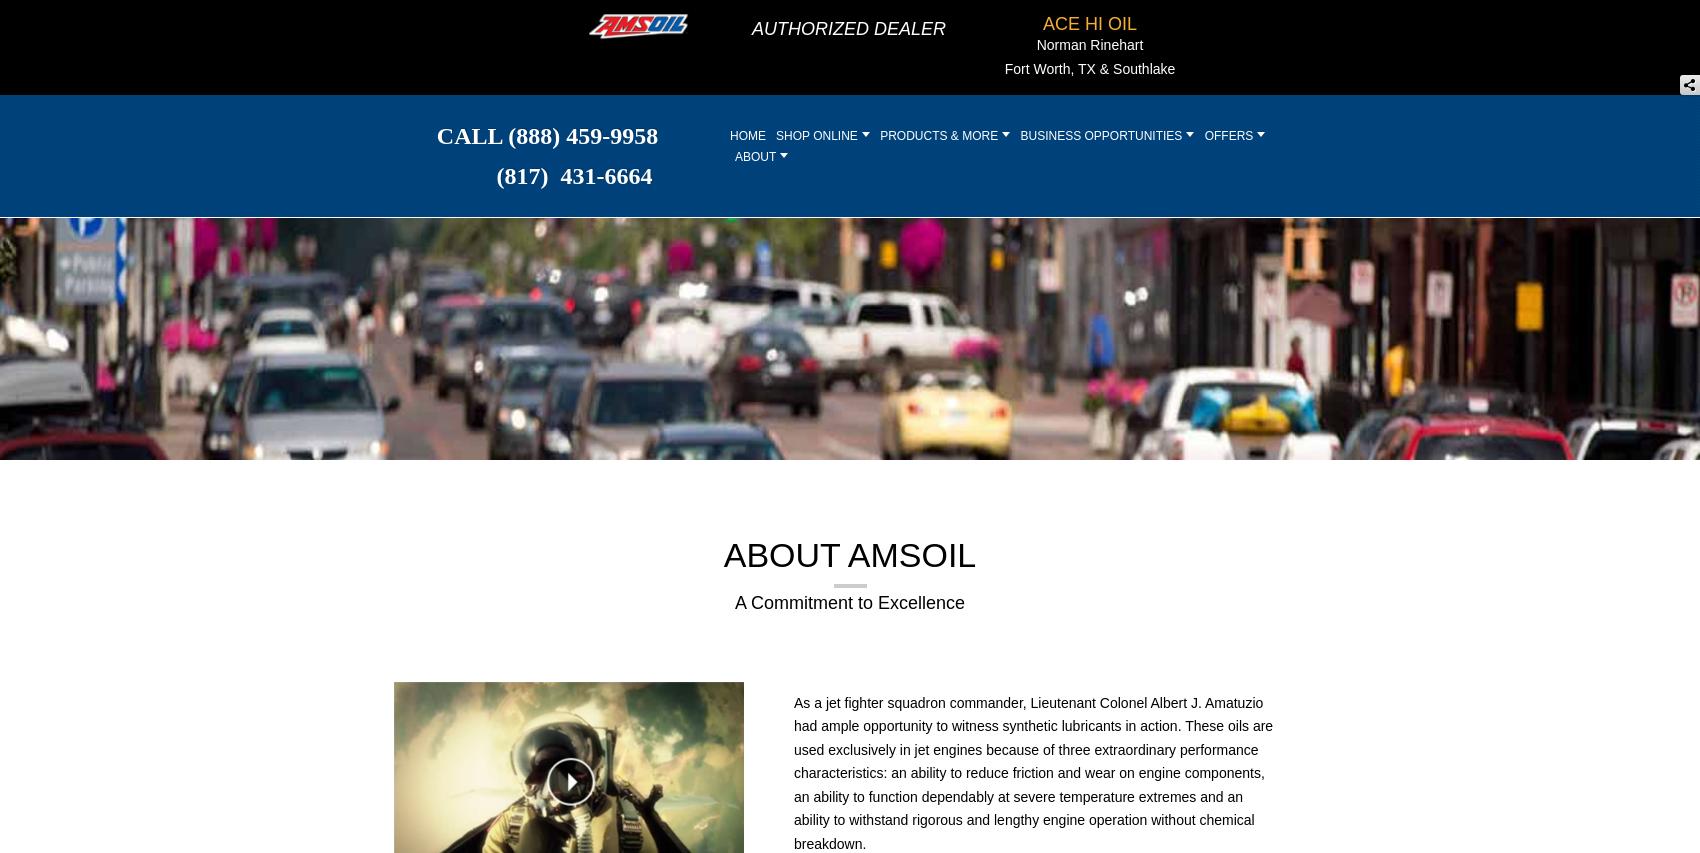 Image resolution: width=1700 pixels, height=853 pixels. I want to click on 'OFFERS', so click(1202, 134).